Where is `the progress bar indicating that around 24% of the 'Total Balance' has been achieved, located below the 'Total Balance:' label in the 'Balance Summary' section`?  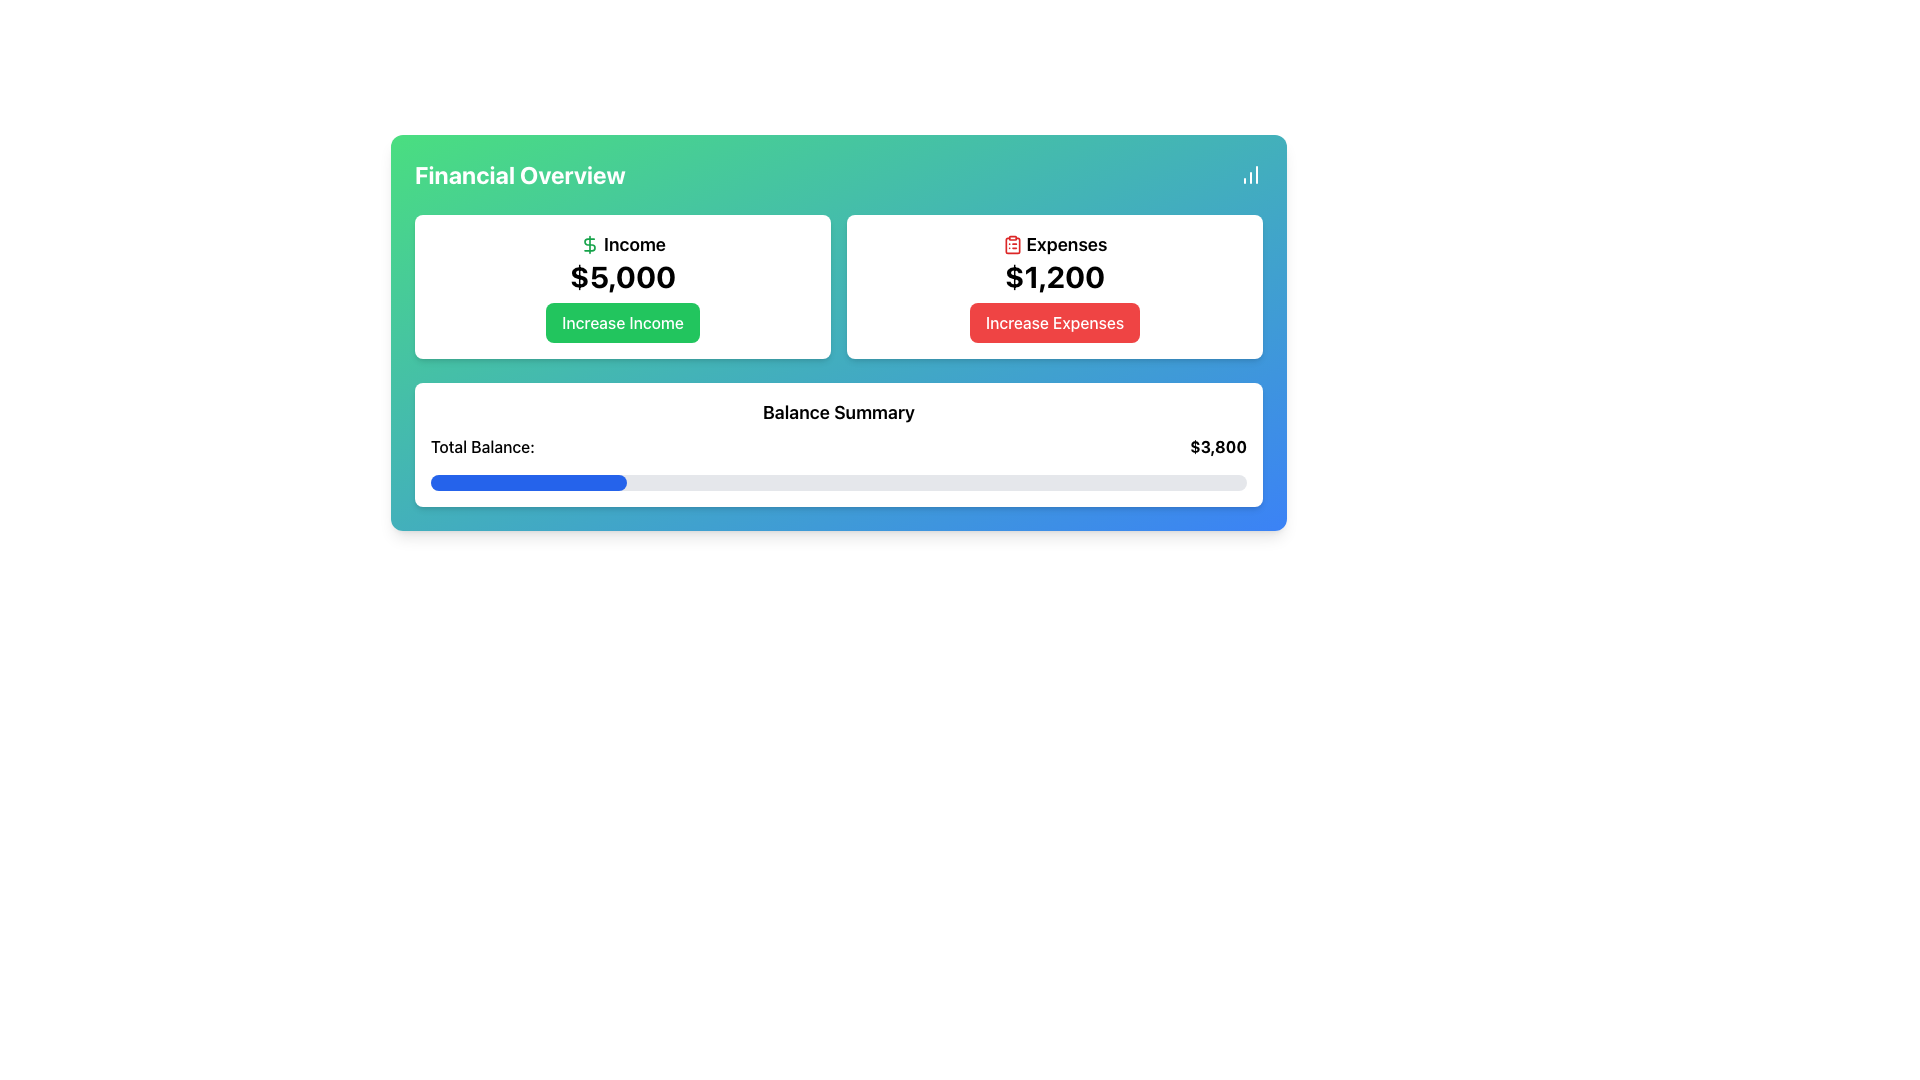 the progress bar indicating that around 24% of the 'Total Balance' has been achieved, located below the 'Total Balance:' label in the 'Balance Summary' section is located at coordinates (839, 482).